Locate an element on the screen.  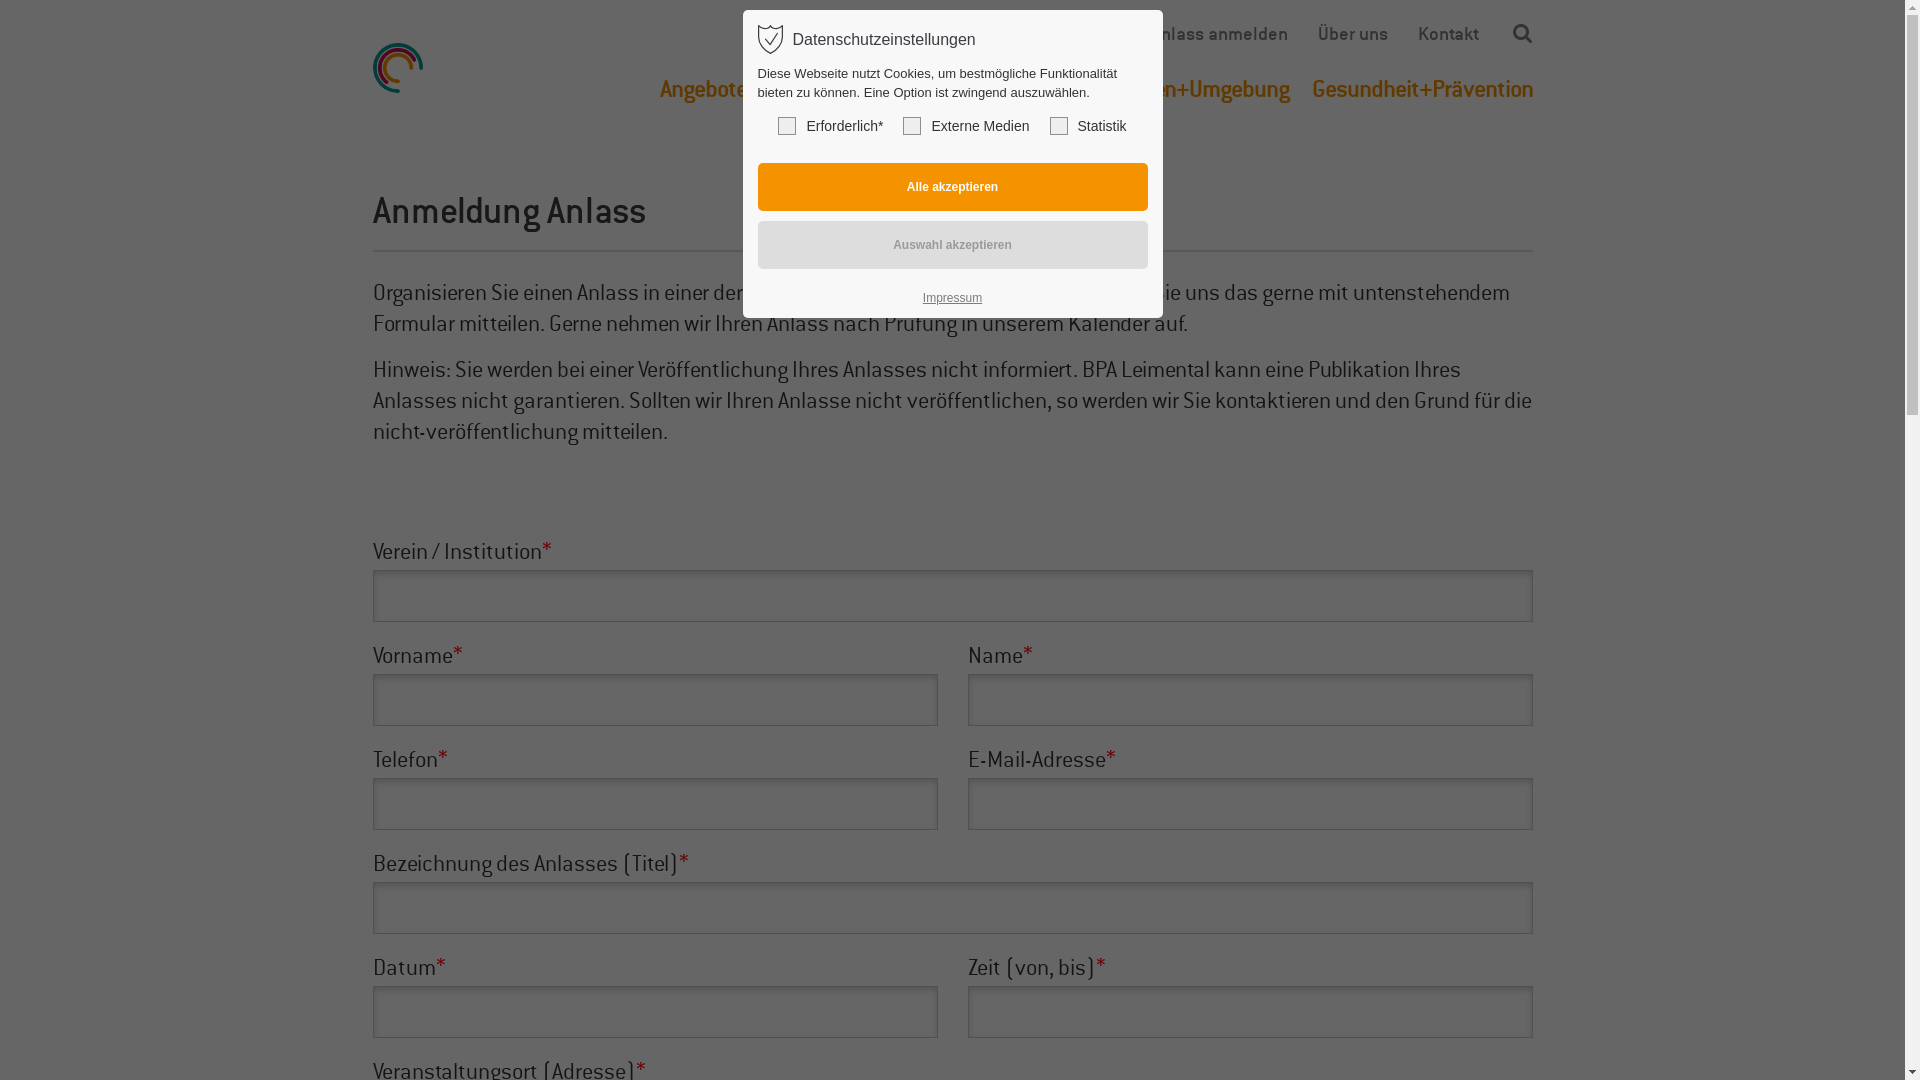
'Auswahl akzeptieren' is located at coordinates (952, 244).